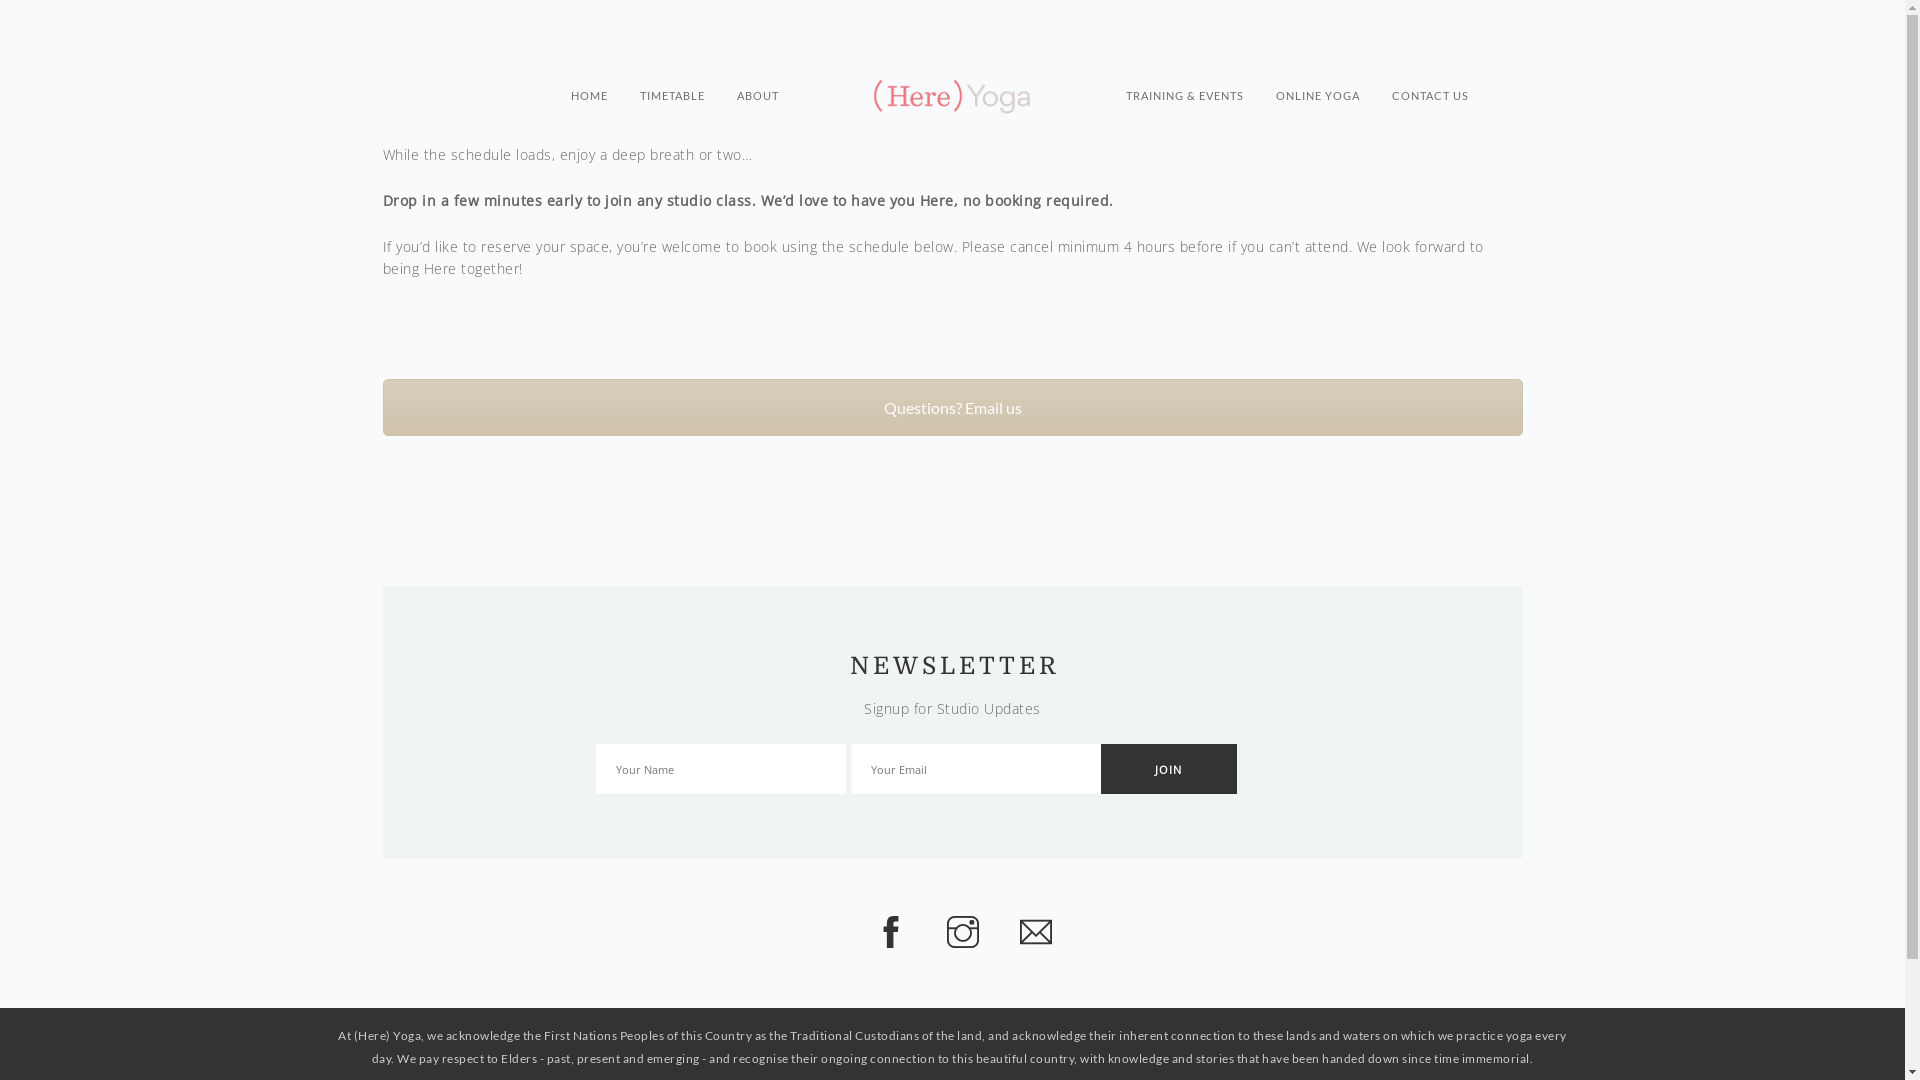 This screenshot has height=1080, width=1920. What do you see at coordinates (672, 75) in the screenshot?
I see `'TIMETABLE'` at bounding box center [672, 75].